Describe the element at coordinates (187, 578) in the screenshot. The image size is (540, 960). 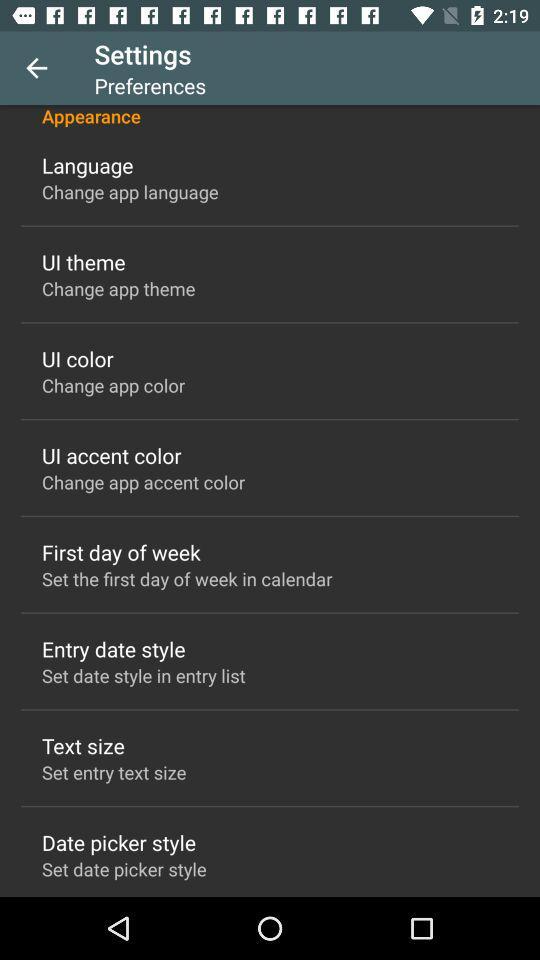
I see `the set the first item` at that location.